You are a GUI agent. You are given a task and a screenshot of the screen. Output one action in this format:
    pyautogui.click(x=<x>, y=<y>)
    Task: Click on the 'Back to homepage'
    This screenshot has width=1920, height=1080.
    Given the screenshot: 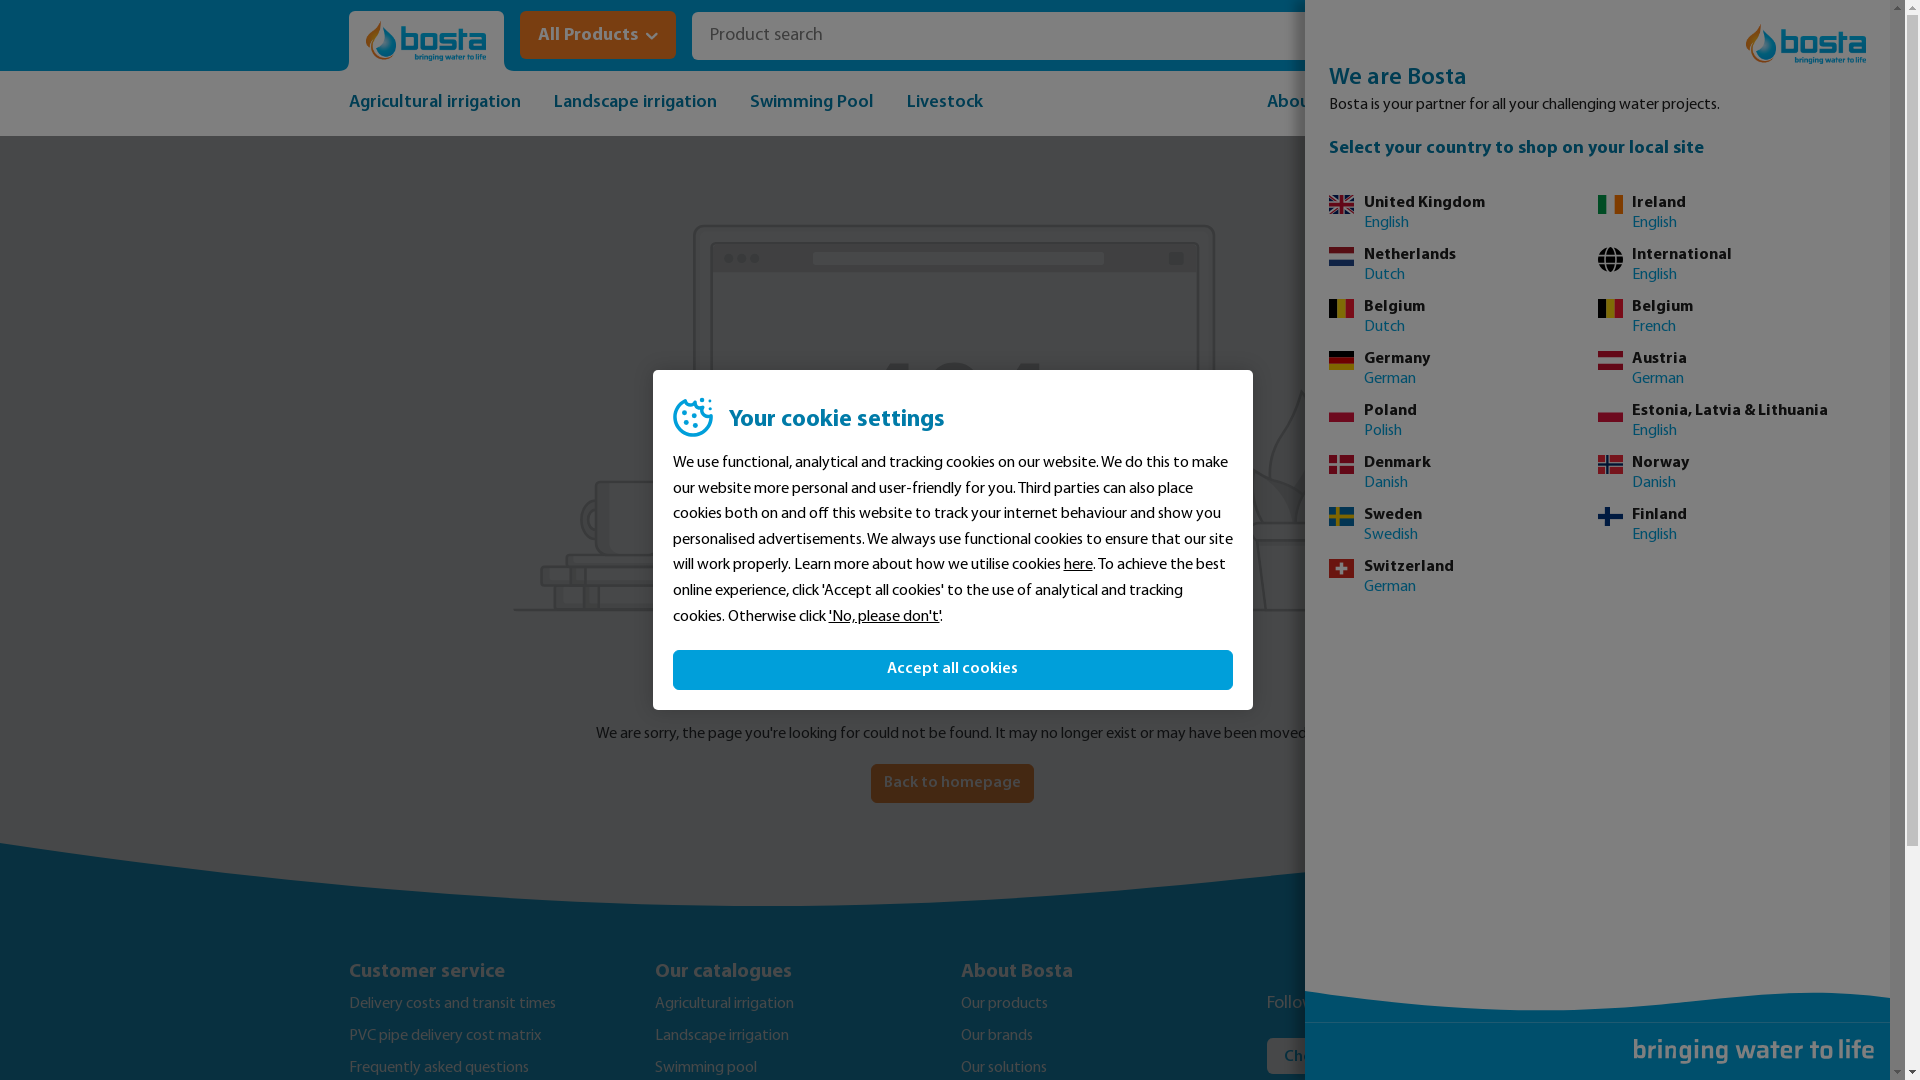 What is the action you would take?
    pyautogui.click(x=951, y=782)
    